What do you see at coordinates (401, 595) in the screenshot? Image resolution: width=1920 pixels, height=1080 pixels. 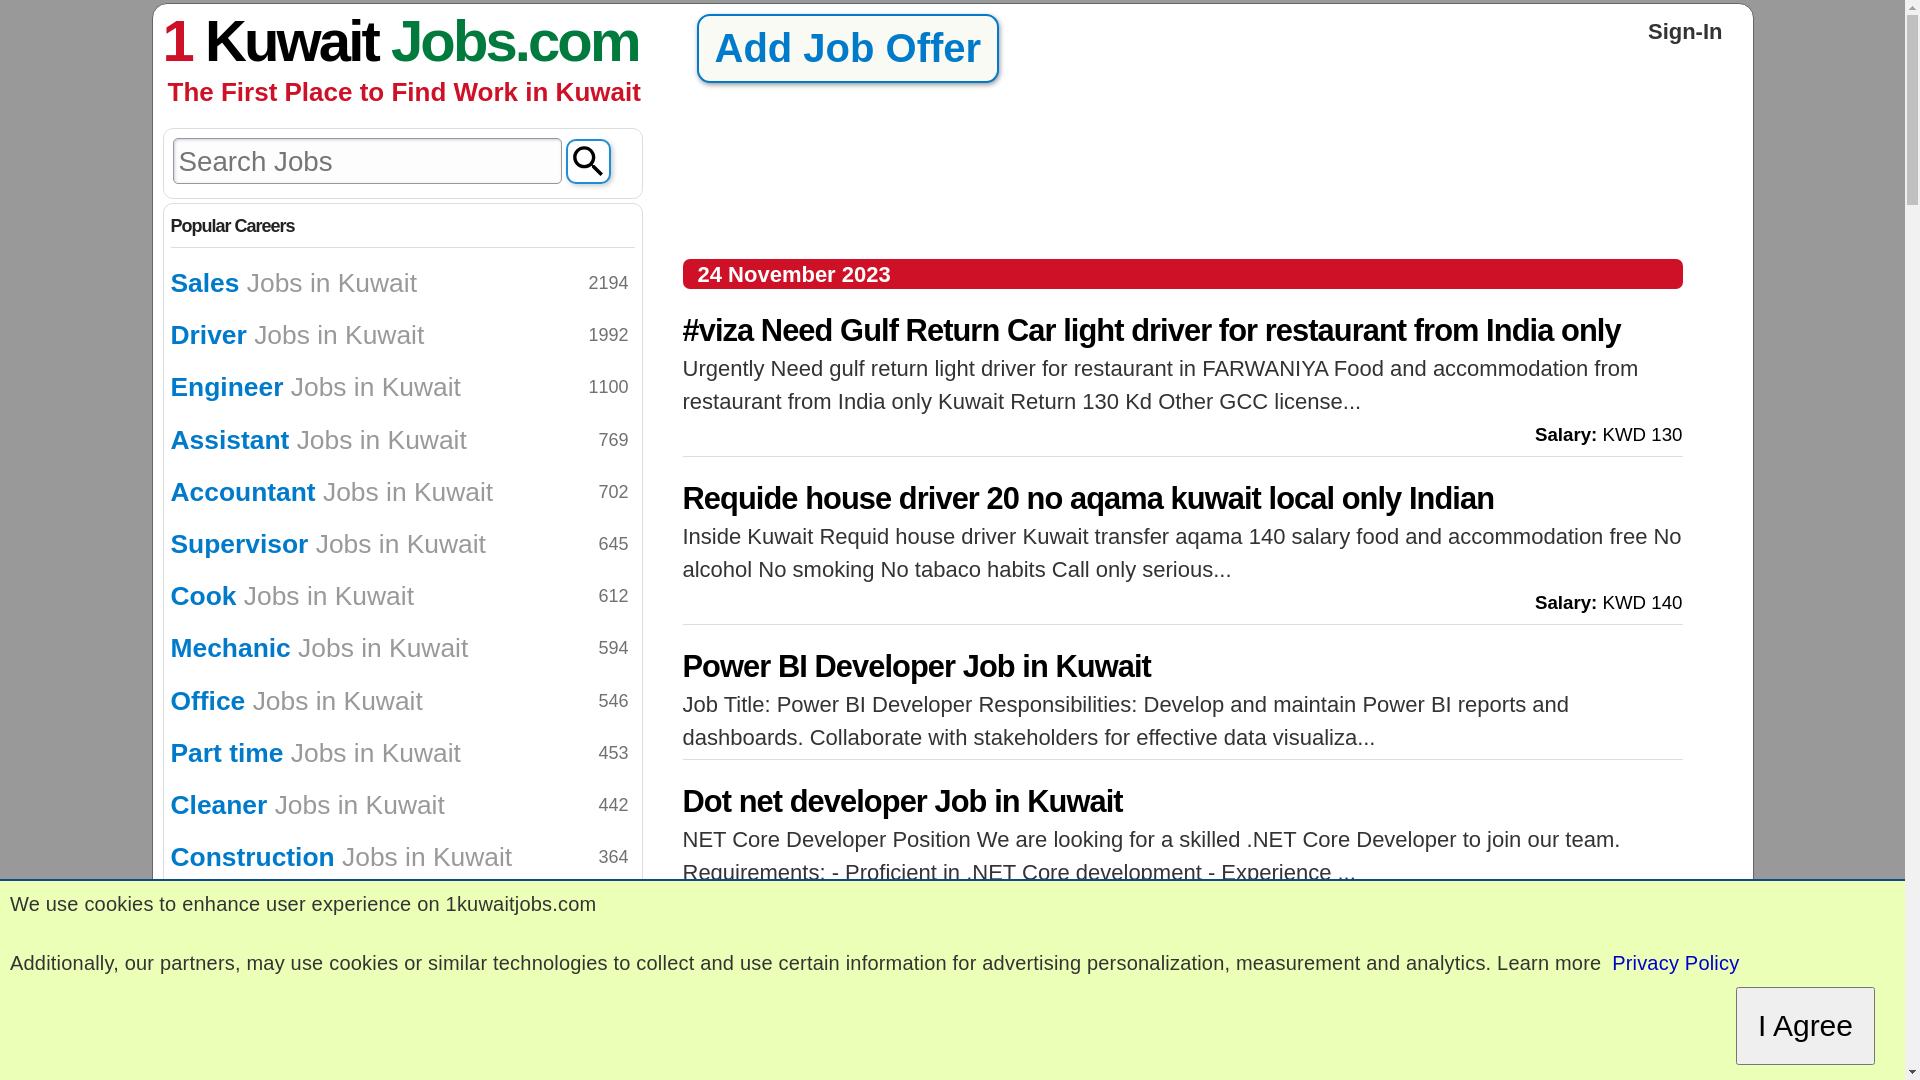 I see `'Cook Jobs in Kuwait` at bounding box center [401, 595].